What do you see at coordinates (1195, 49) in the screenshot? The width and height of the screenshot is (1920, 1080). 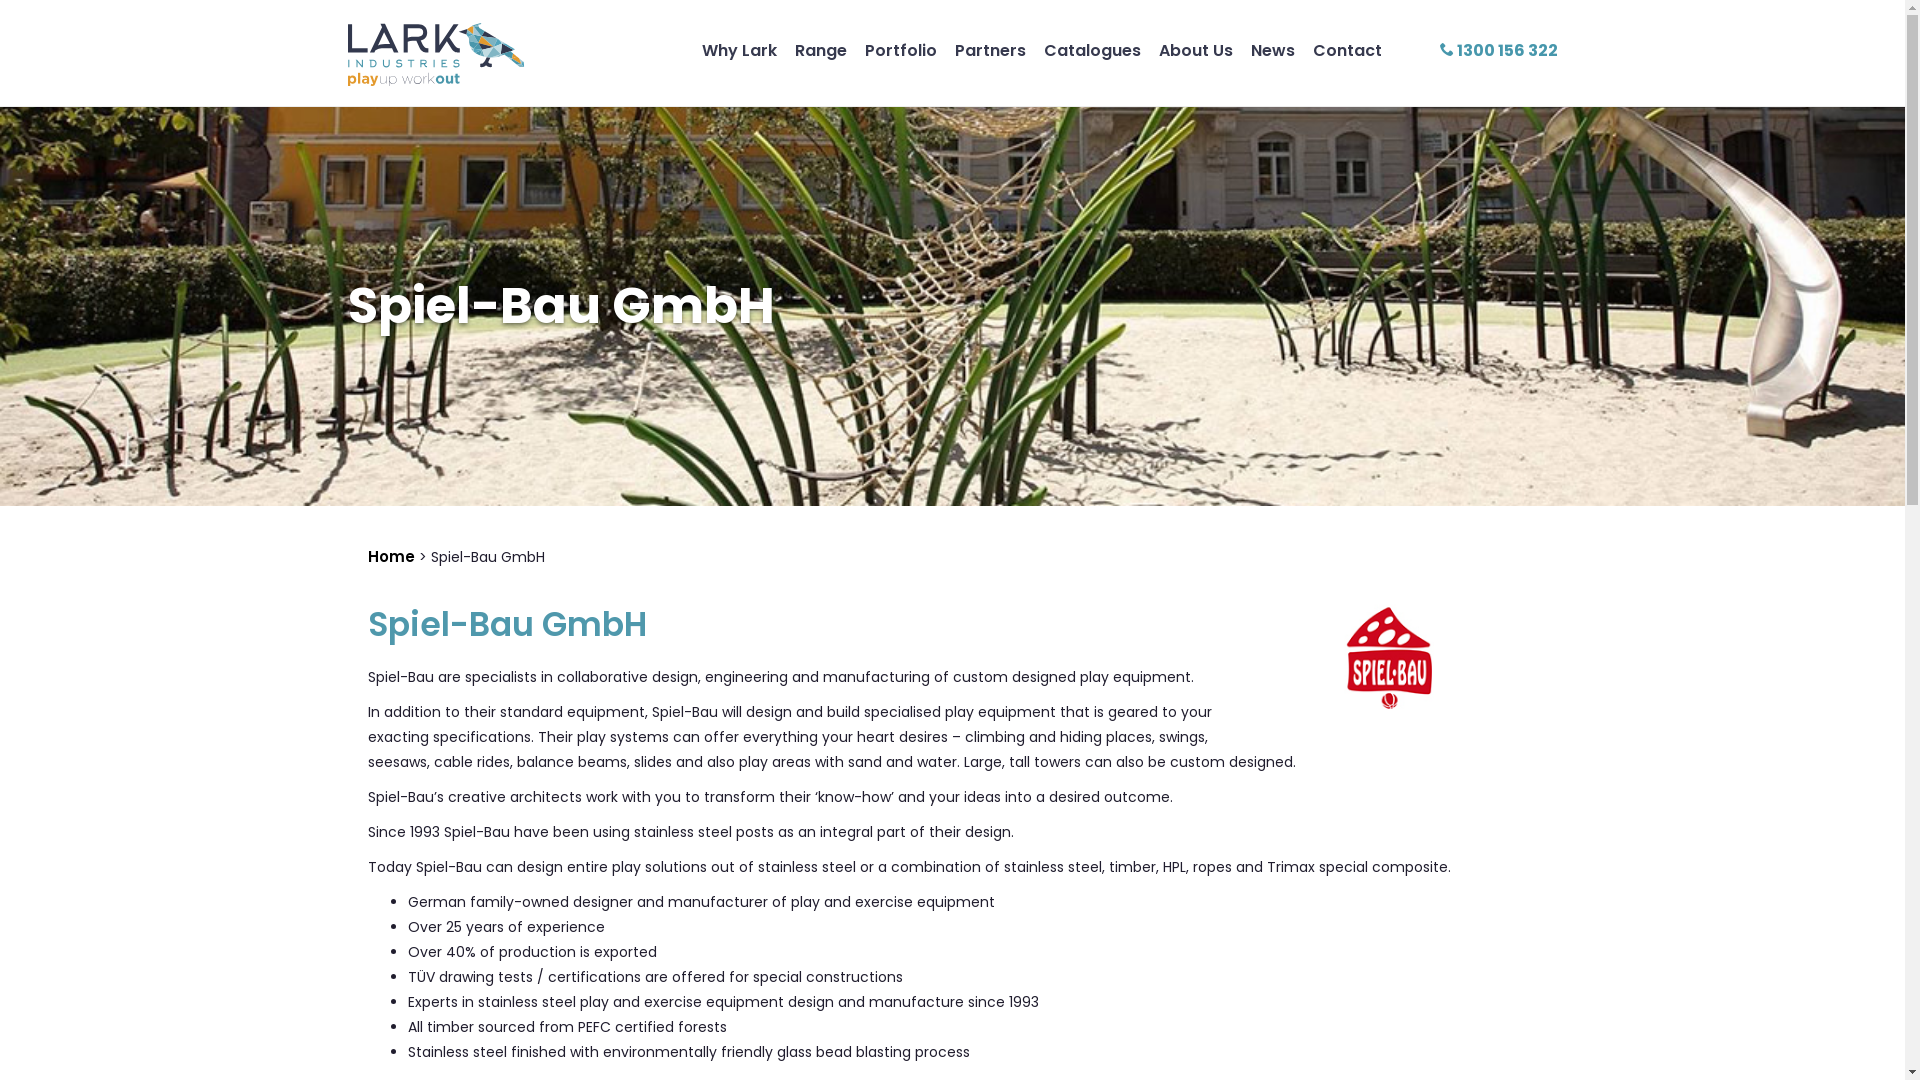 I see `'About Us'` at bounding box center [1195, 49].